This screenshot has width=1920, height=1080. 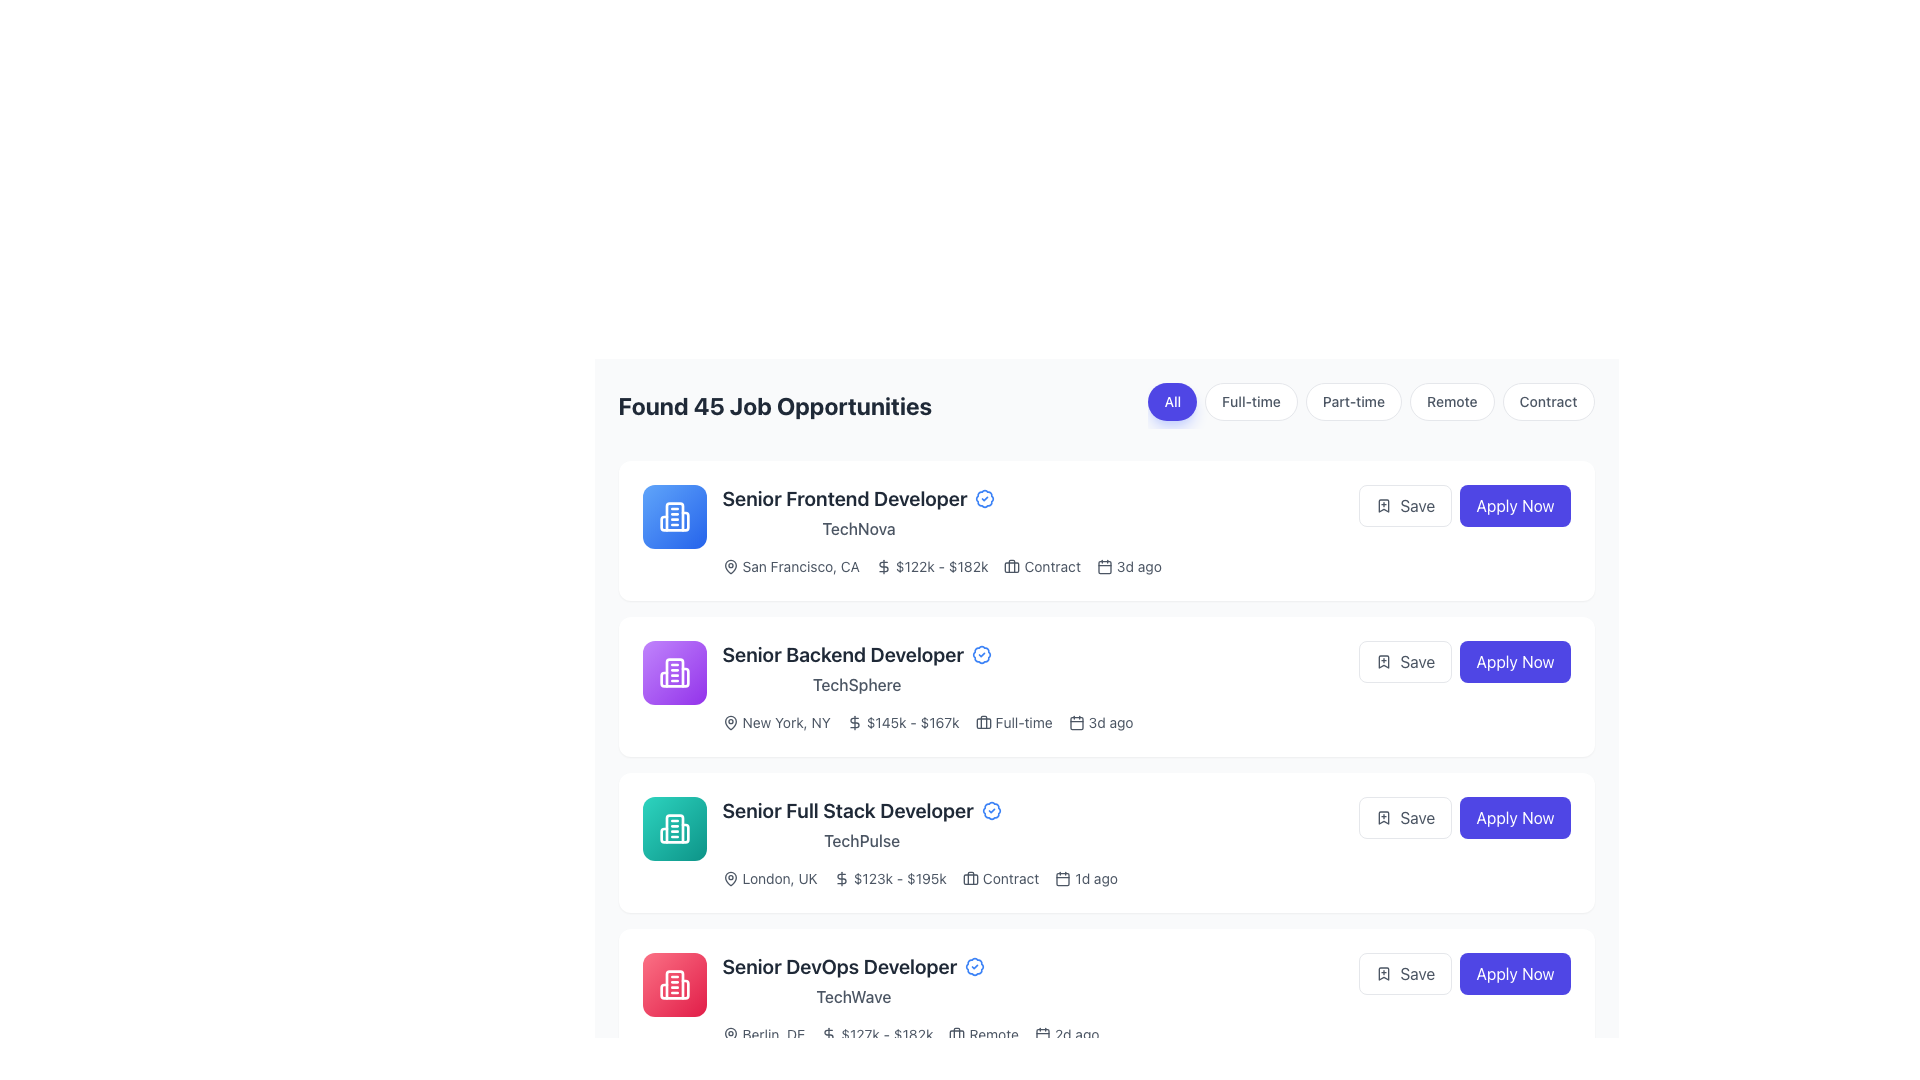 I want to click on the small squared bookmark icon with a plus sign, located to the left of the 'Save' button in the job opportunities section for the 'Senior DevOps Developer' listing, so click(x=1383, y=662).